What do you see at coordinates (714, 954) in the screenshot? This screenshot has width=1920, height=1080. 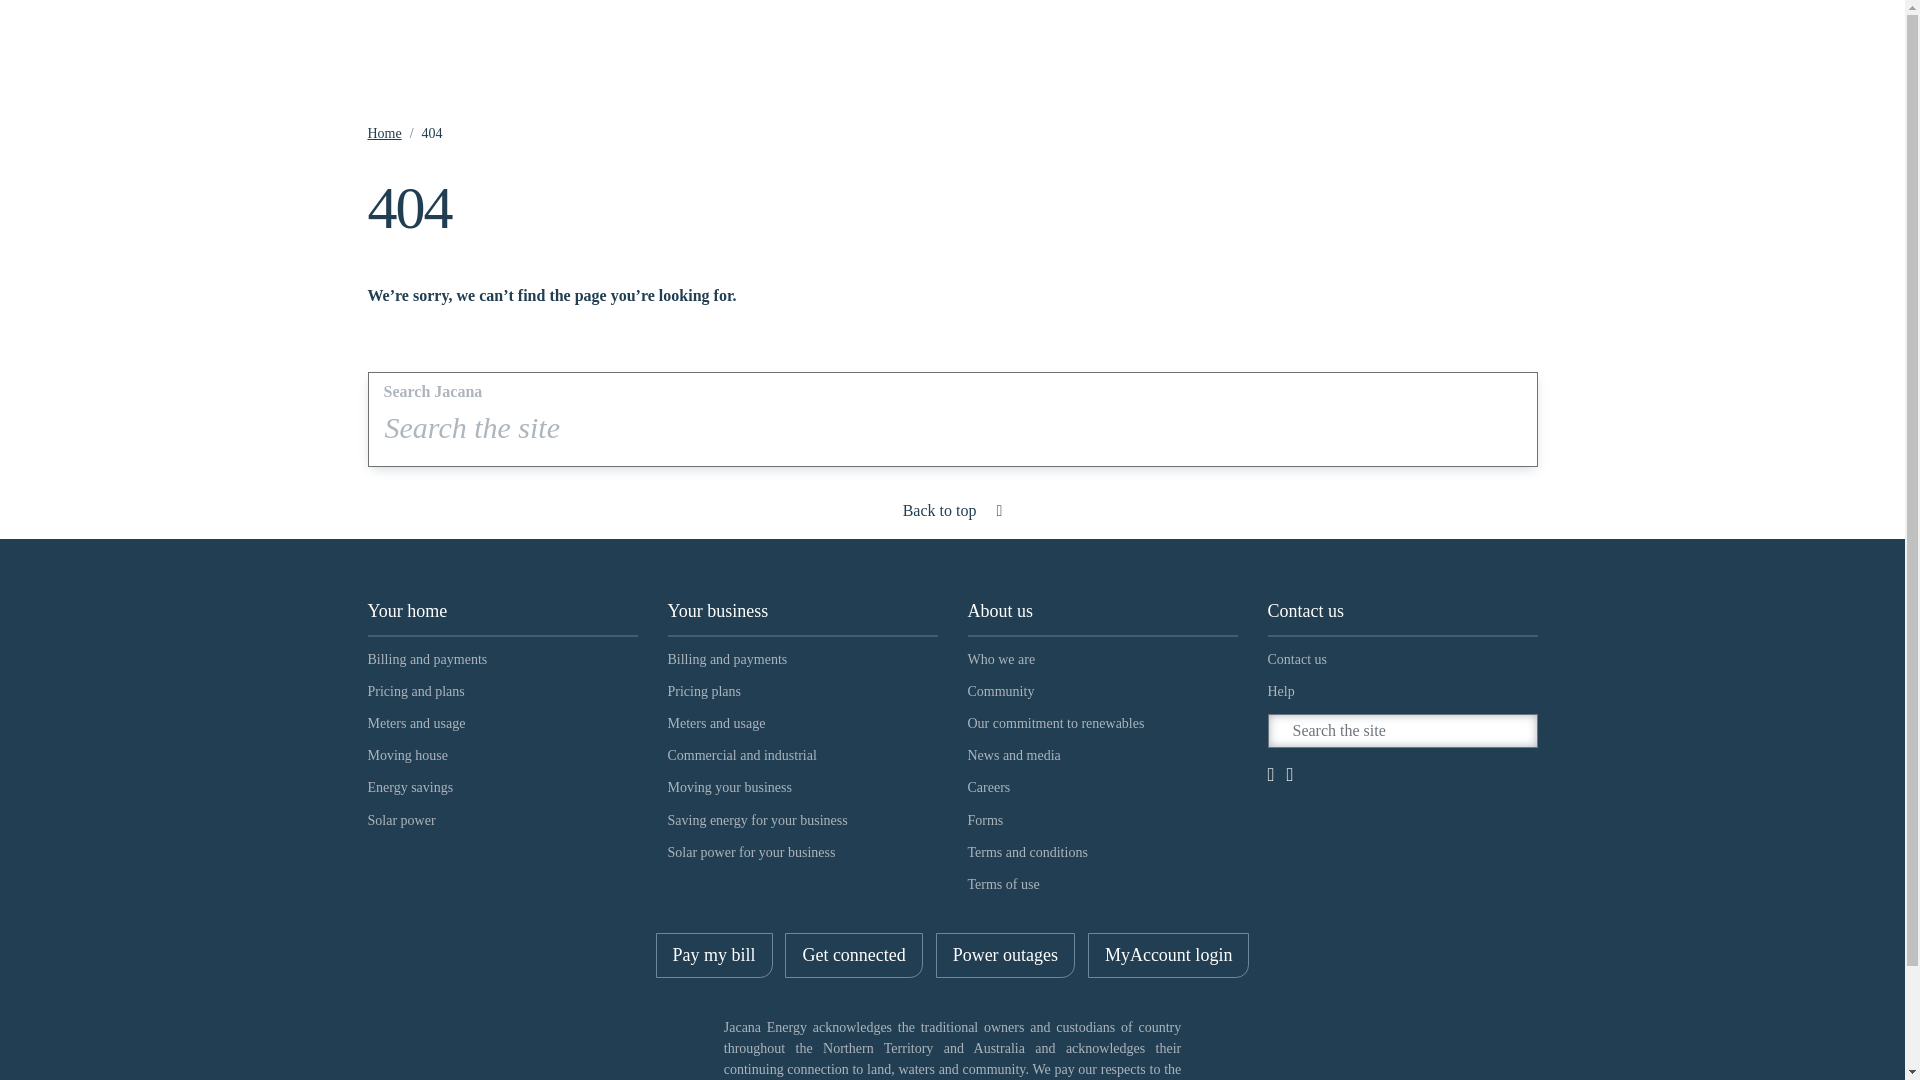 I see `'Pay my bill'` at bounding box center [714, 954].